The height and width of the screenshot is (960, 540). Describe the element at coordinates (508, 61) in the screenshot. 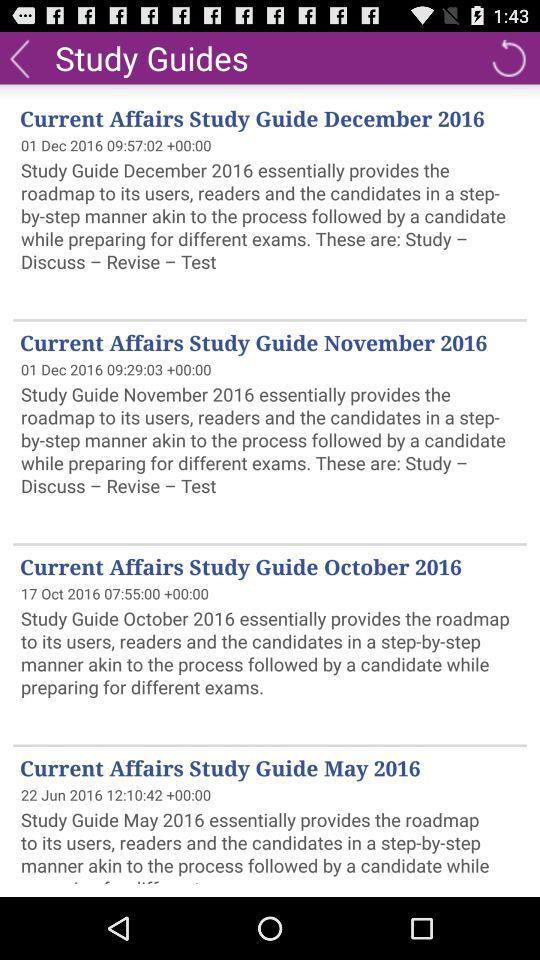

I see `the refresh icon` at that location.